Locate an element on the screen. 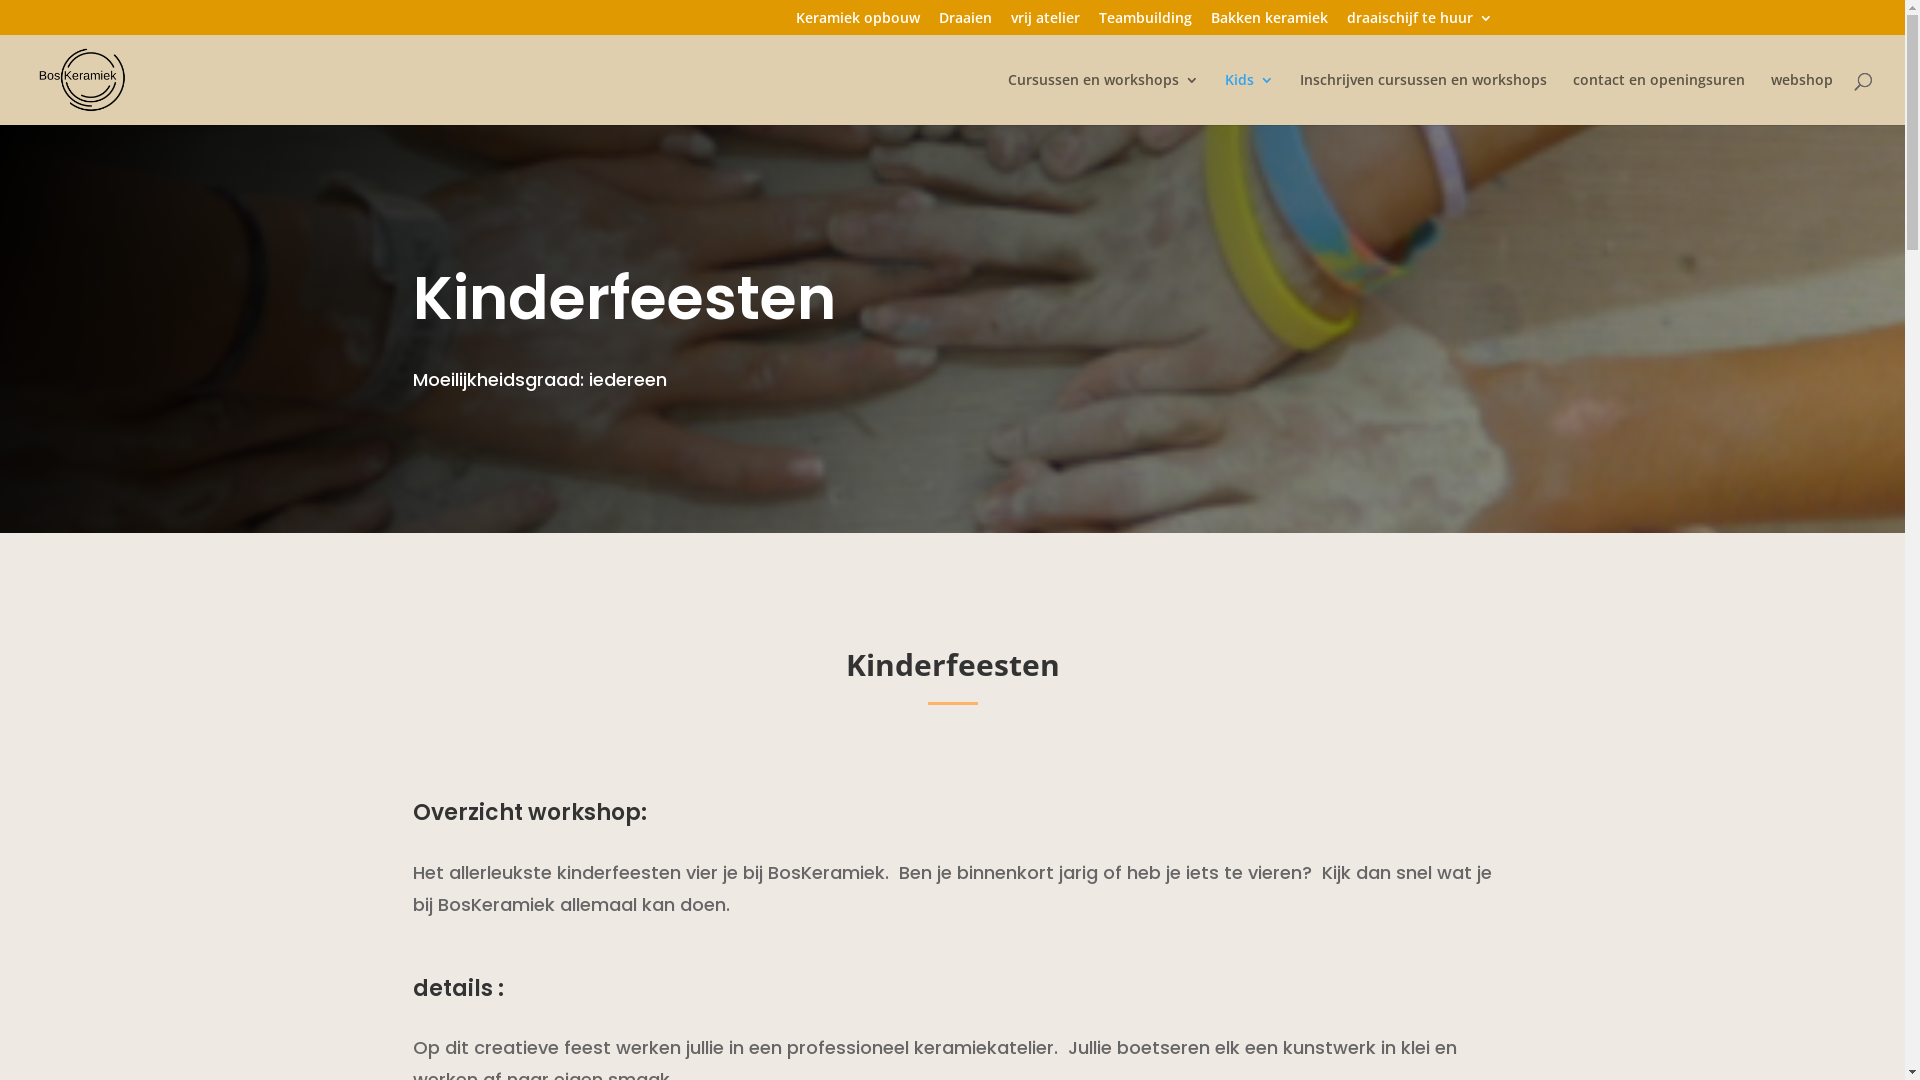 This screenshot has height=1080, width=1920. 'Cursussen en workshops' is located at coordinates (1102, 99).